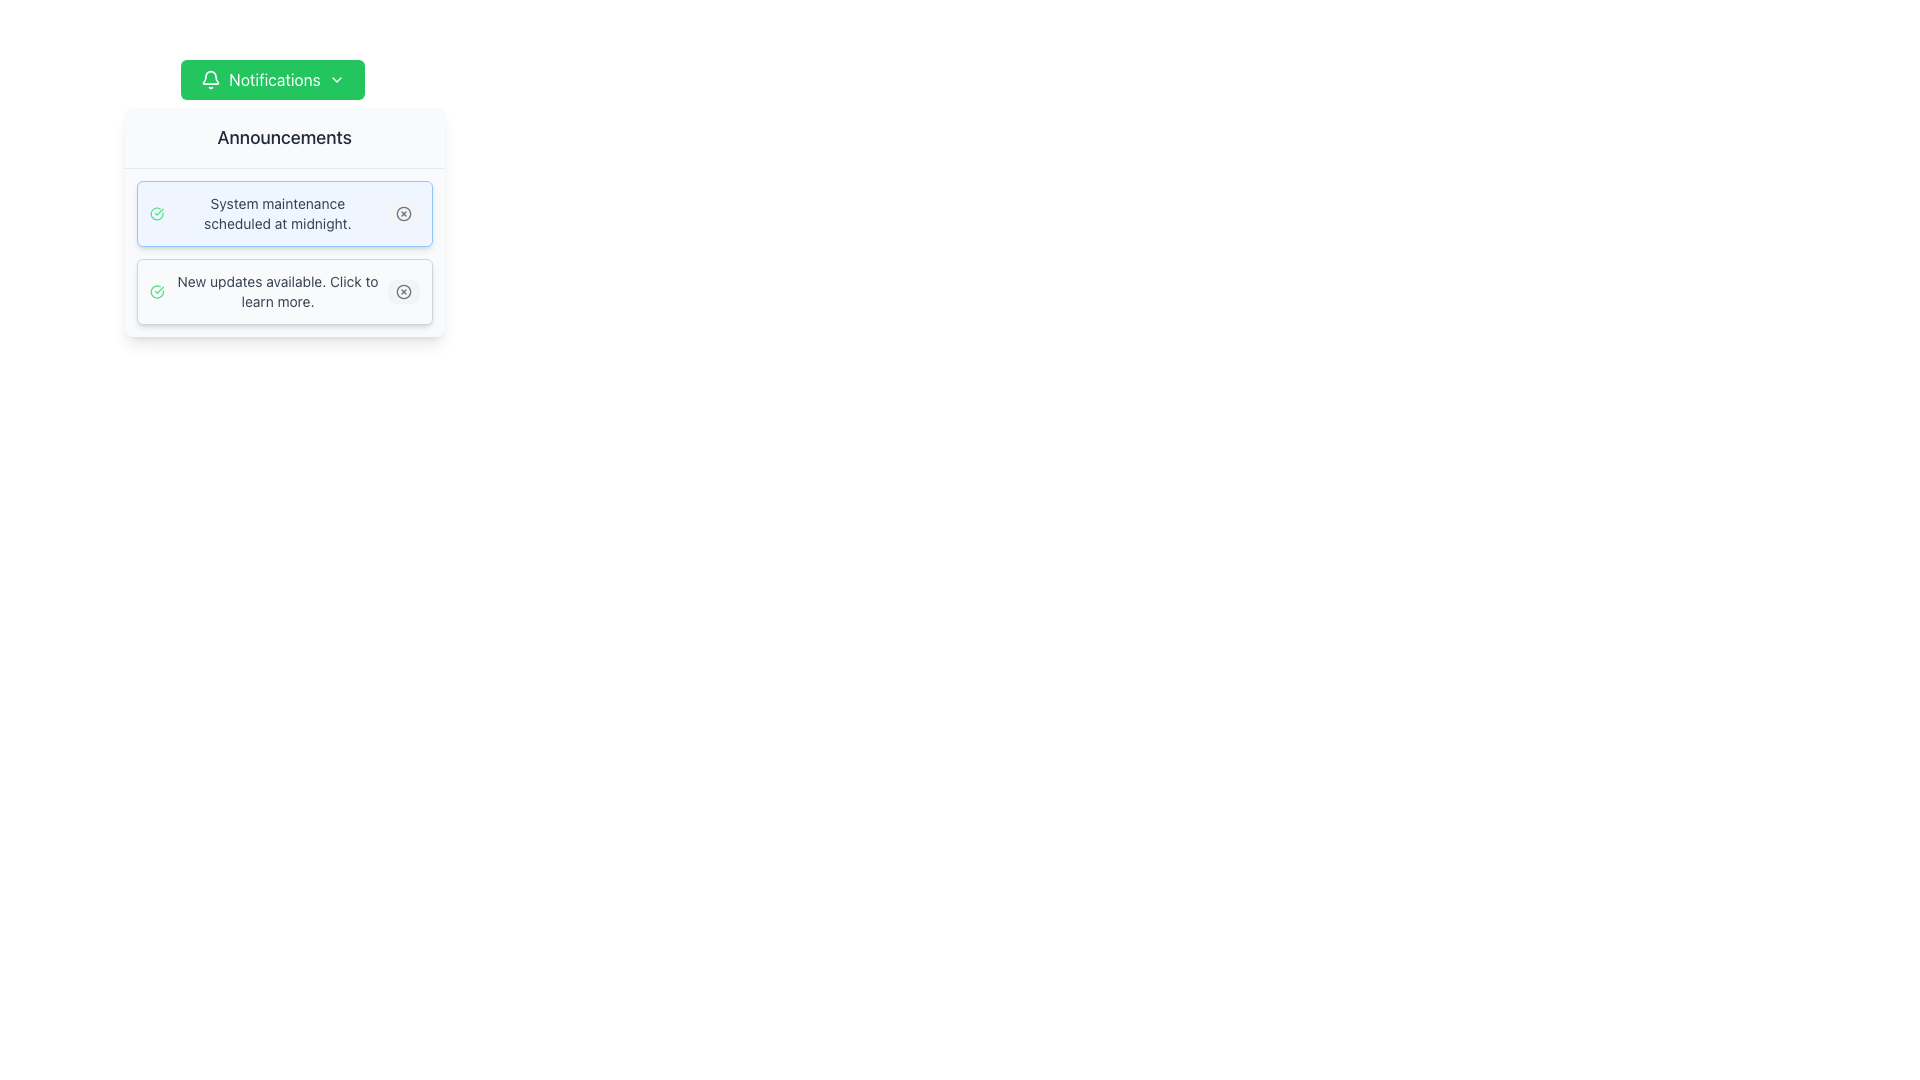 The image size is (1920, 1080). What do you see at coordinates (272, 79) in the screenshot?
I see `the notification panel toggle button located above the 'Announcements' content` at bounding box center [272, 79].